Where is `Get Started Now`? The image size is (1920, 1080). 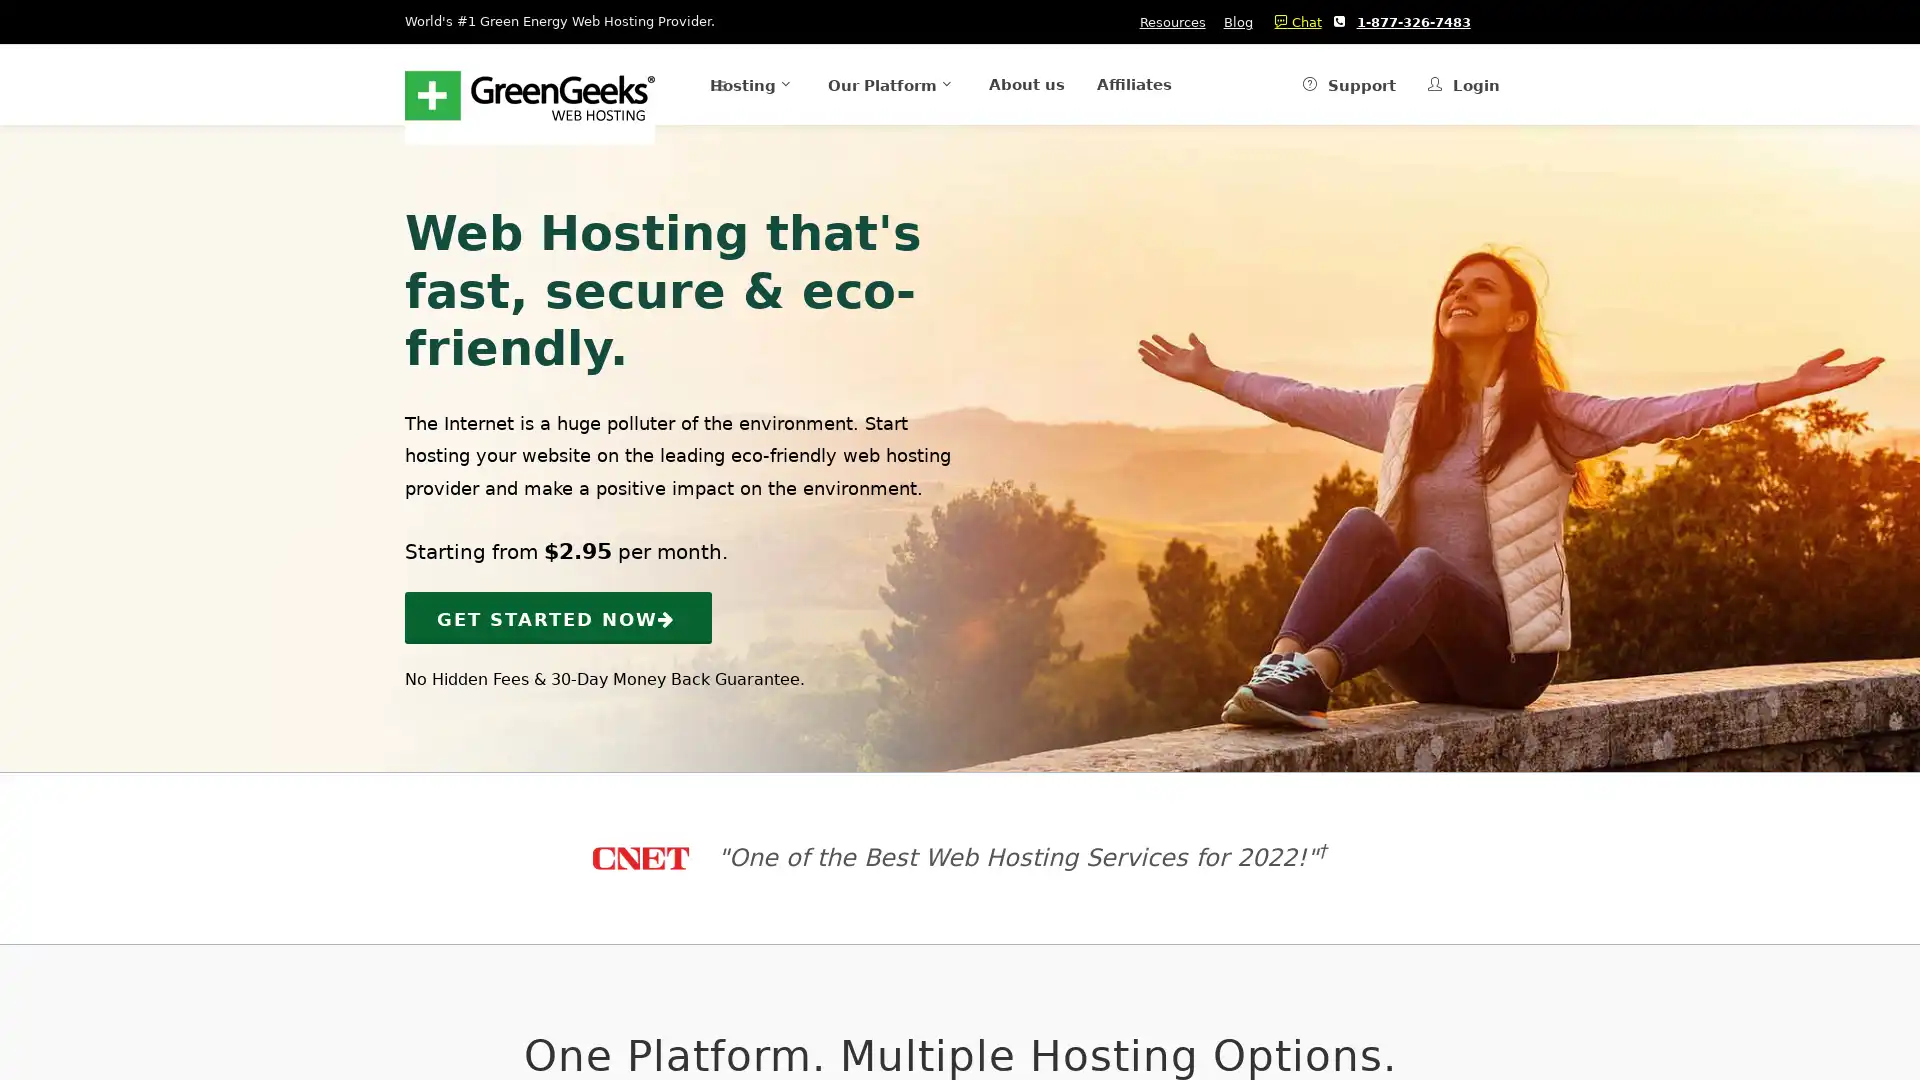
Get Started Now is located at coordinates (558, 616).